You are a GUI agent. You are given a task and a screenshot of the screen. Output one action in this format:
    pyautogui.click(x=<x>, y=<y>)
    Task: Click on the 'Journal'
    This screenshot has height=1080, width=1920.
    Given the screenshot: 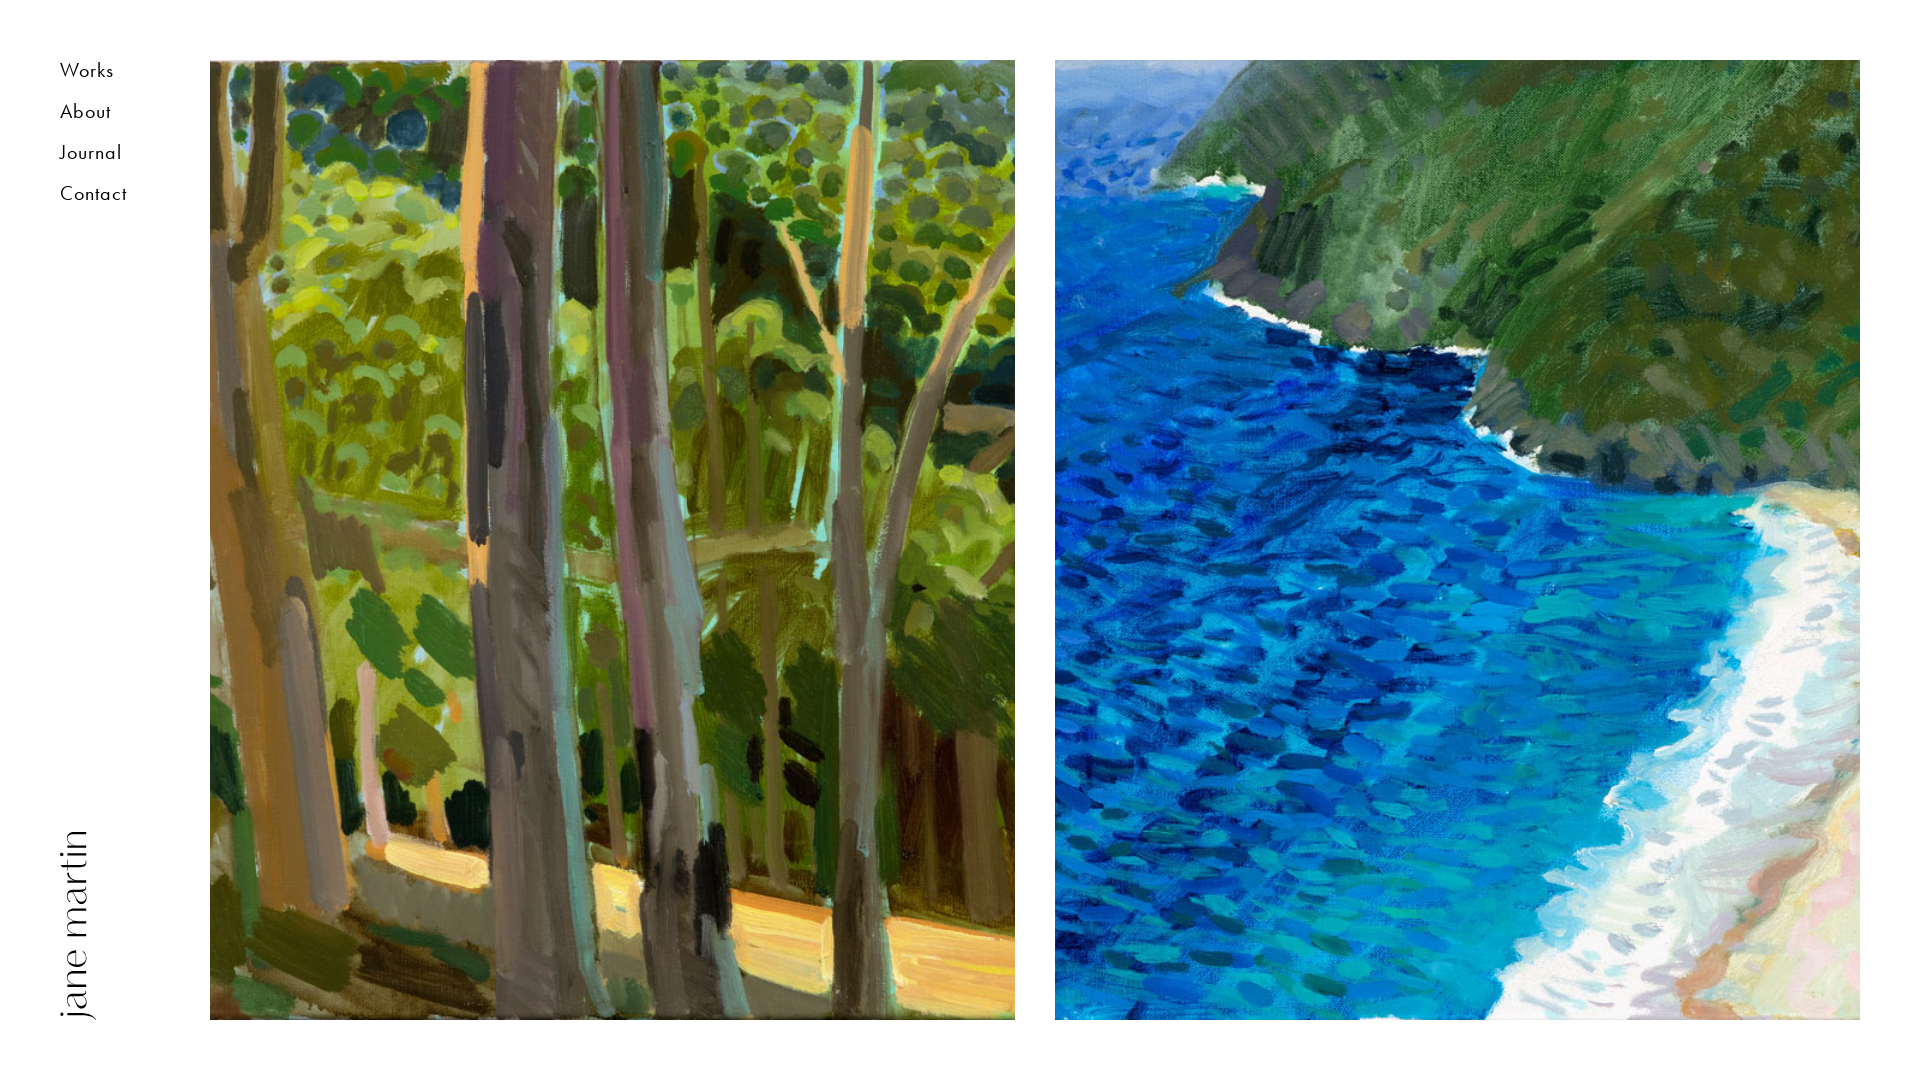 What is the action you would take?
    pyautogui.click(x=104, y=157)
    